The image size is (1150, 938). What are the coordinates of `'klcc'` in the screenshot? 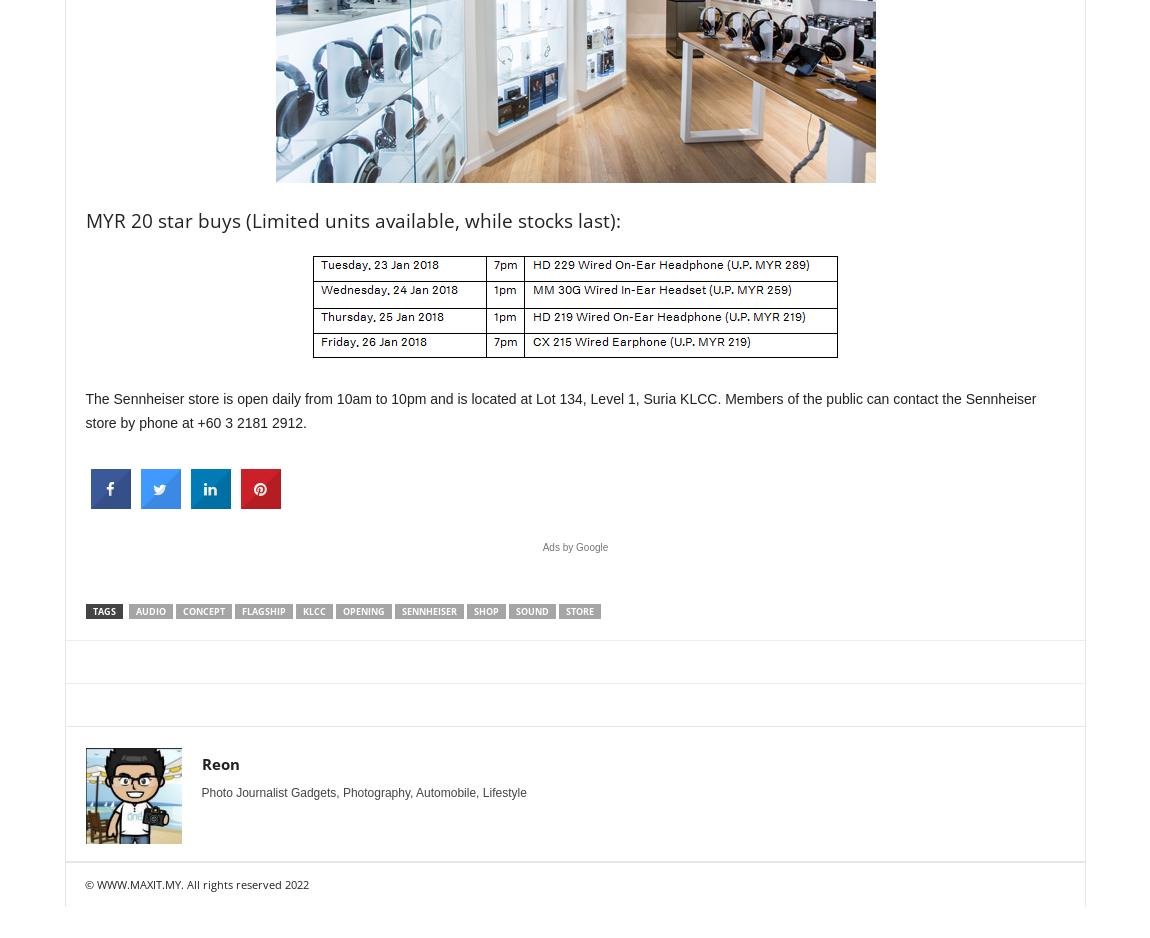 It's located at (313, 611).